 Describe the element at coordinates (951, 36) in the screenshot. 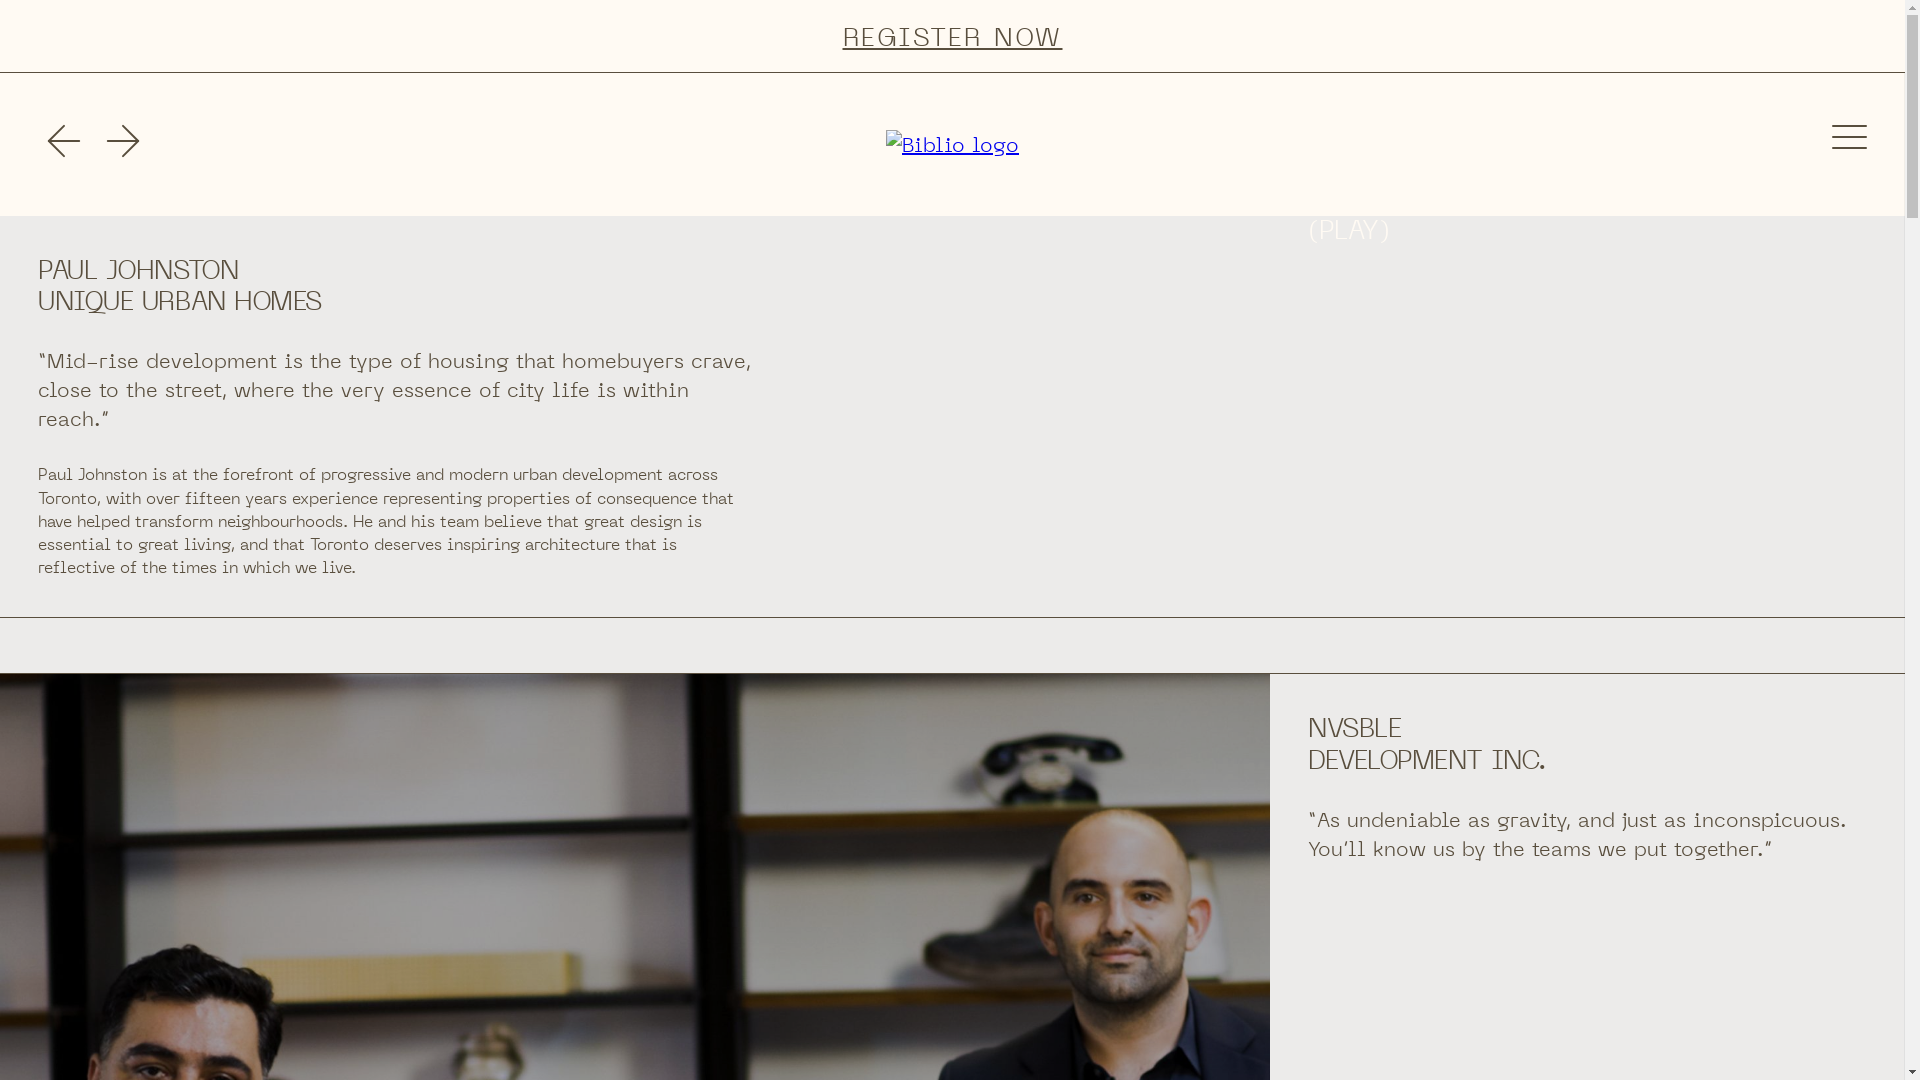

I see `'REGISTER NOW'` at that location.